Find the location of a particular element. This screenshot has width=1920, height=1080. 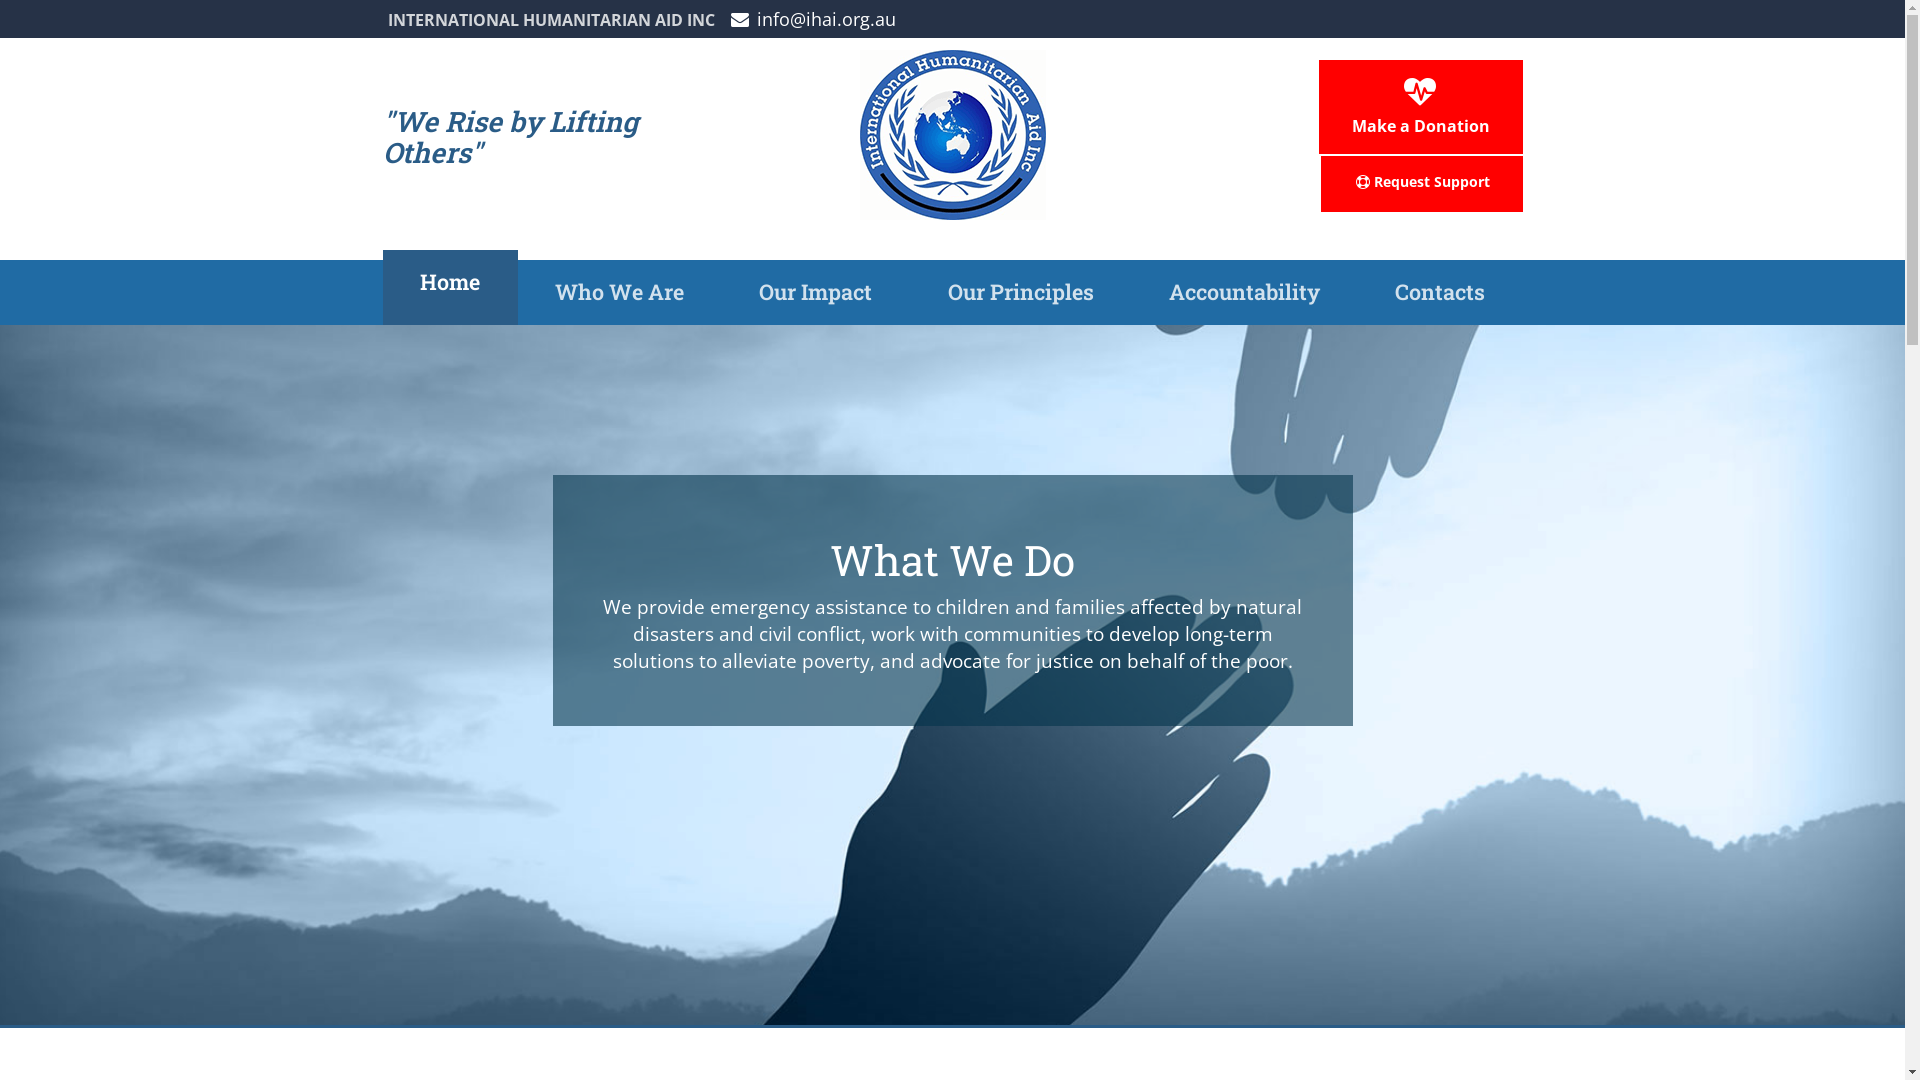

'Accountability' is located at coordinates (1242, 292).